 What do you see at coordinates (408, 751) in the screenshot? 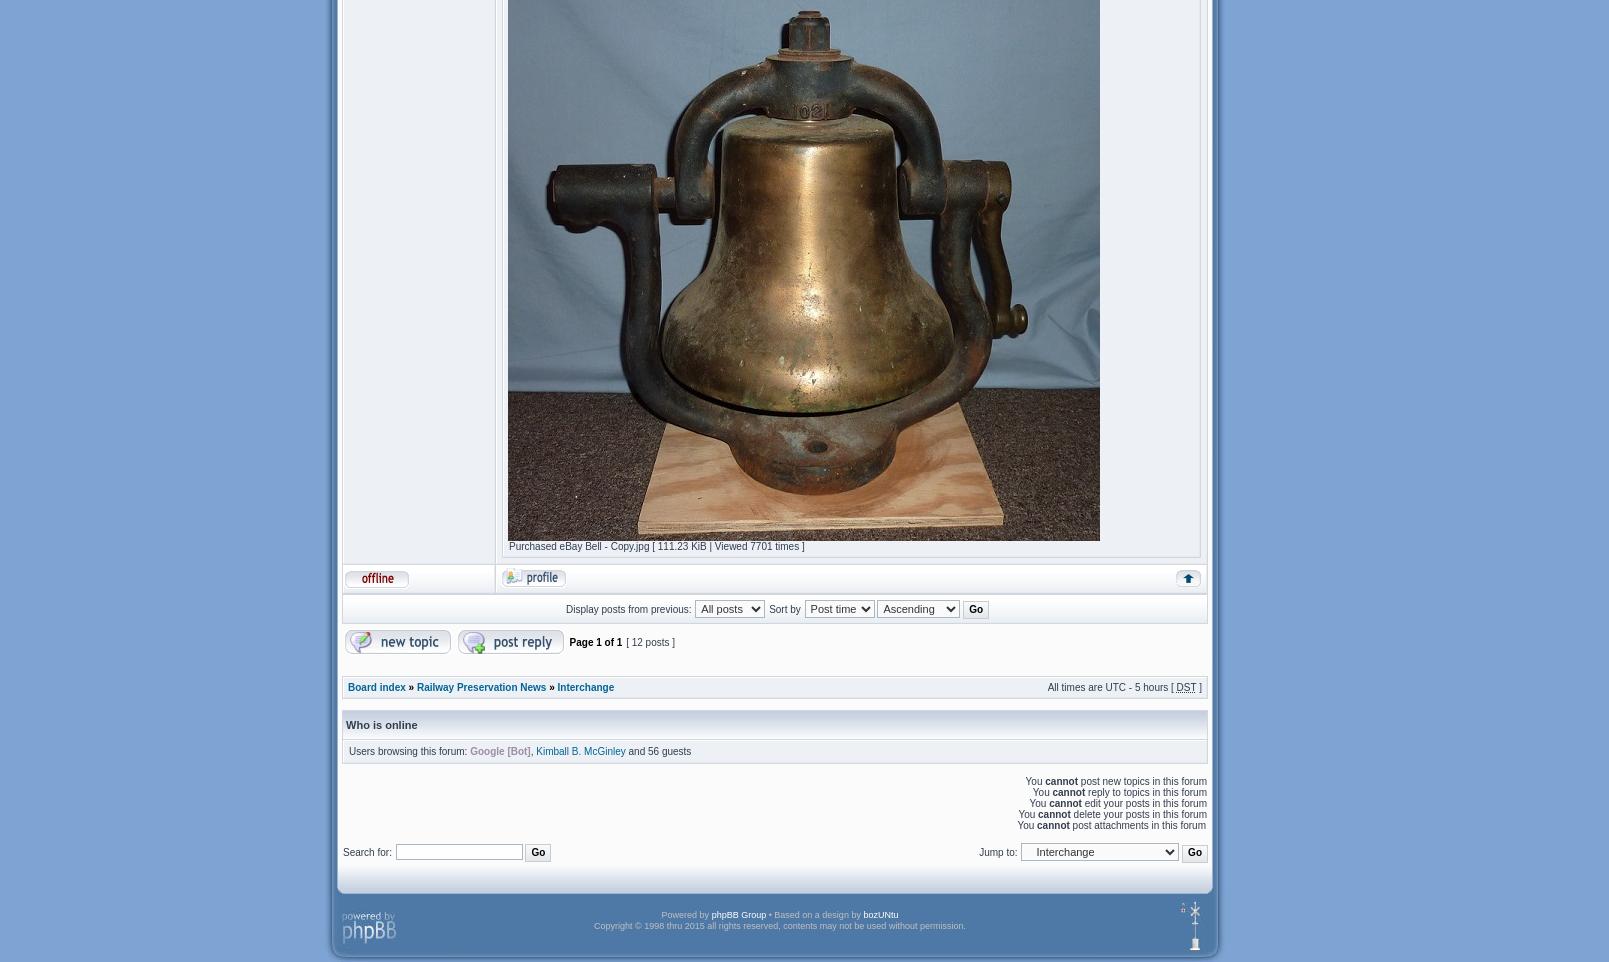
I see `'Users browsing this forum:'` at bounding box center [408, 751].